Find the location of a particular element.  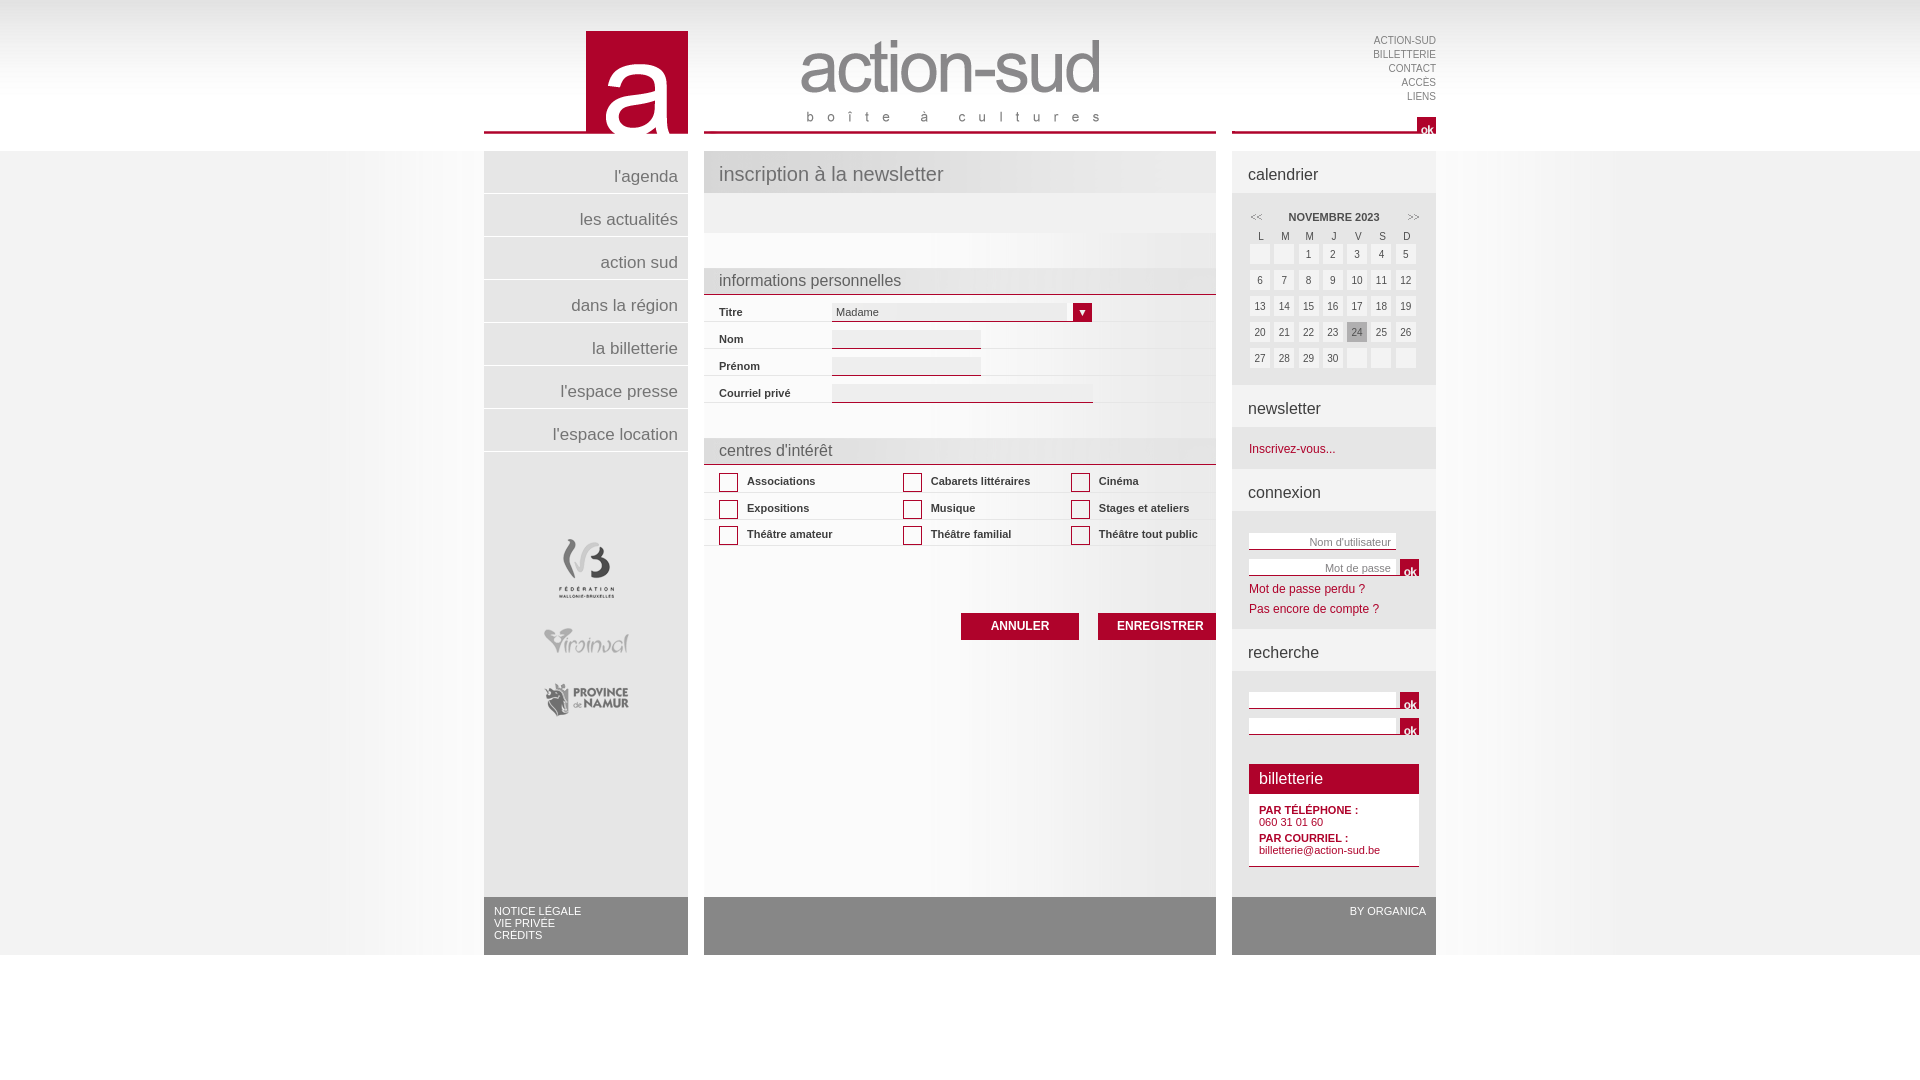

'LIENS' is located at coordinates (1420, 96).